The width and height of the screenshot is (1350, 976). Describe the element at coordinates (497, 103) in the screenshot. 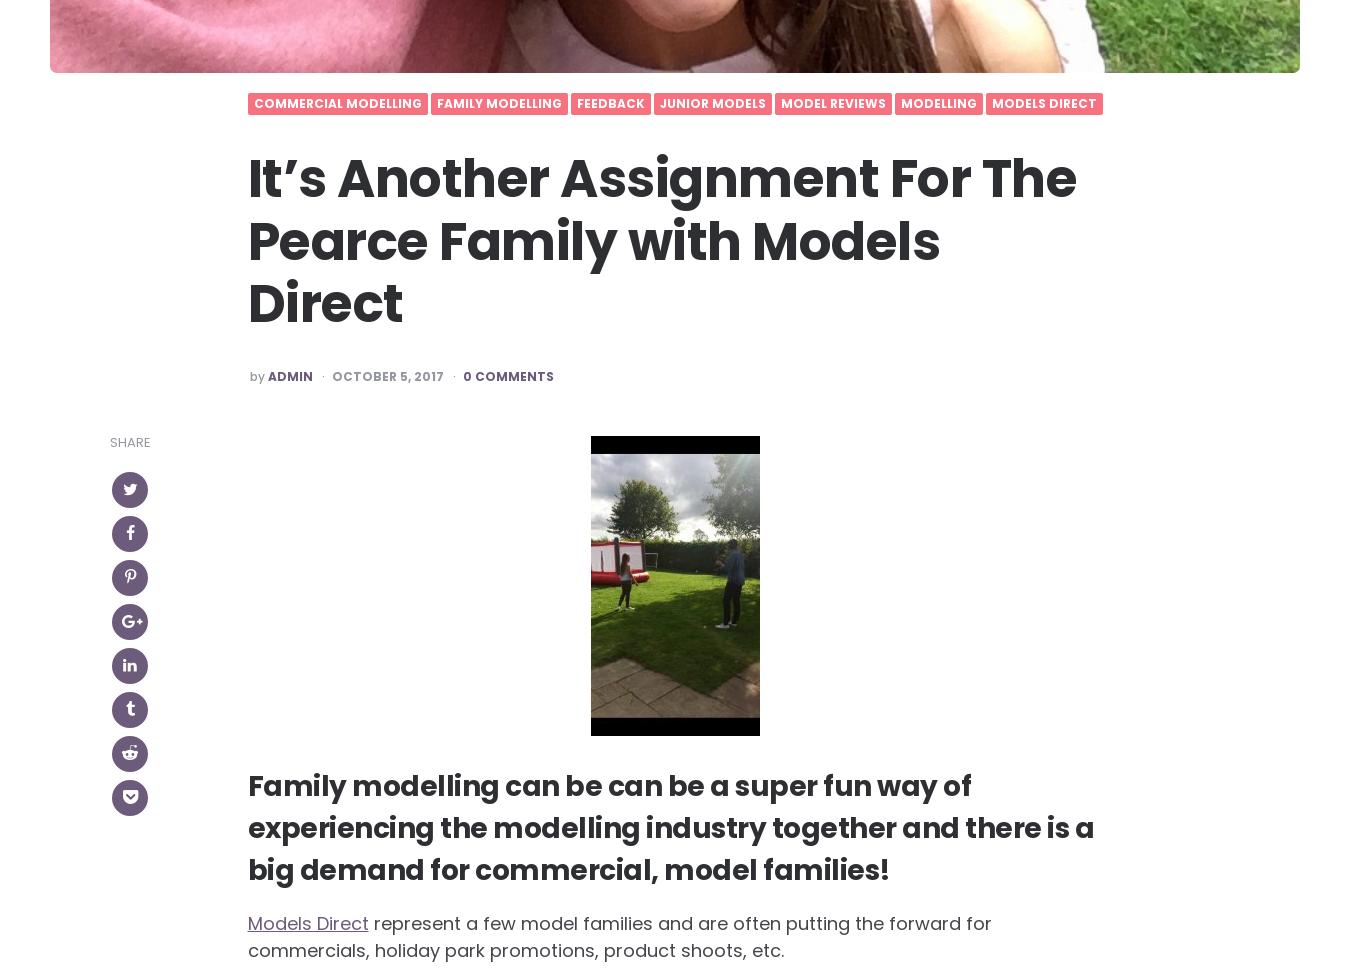

I see `'Family Modelling'` at that location.